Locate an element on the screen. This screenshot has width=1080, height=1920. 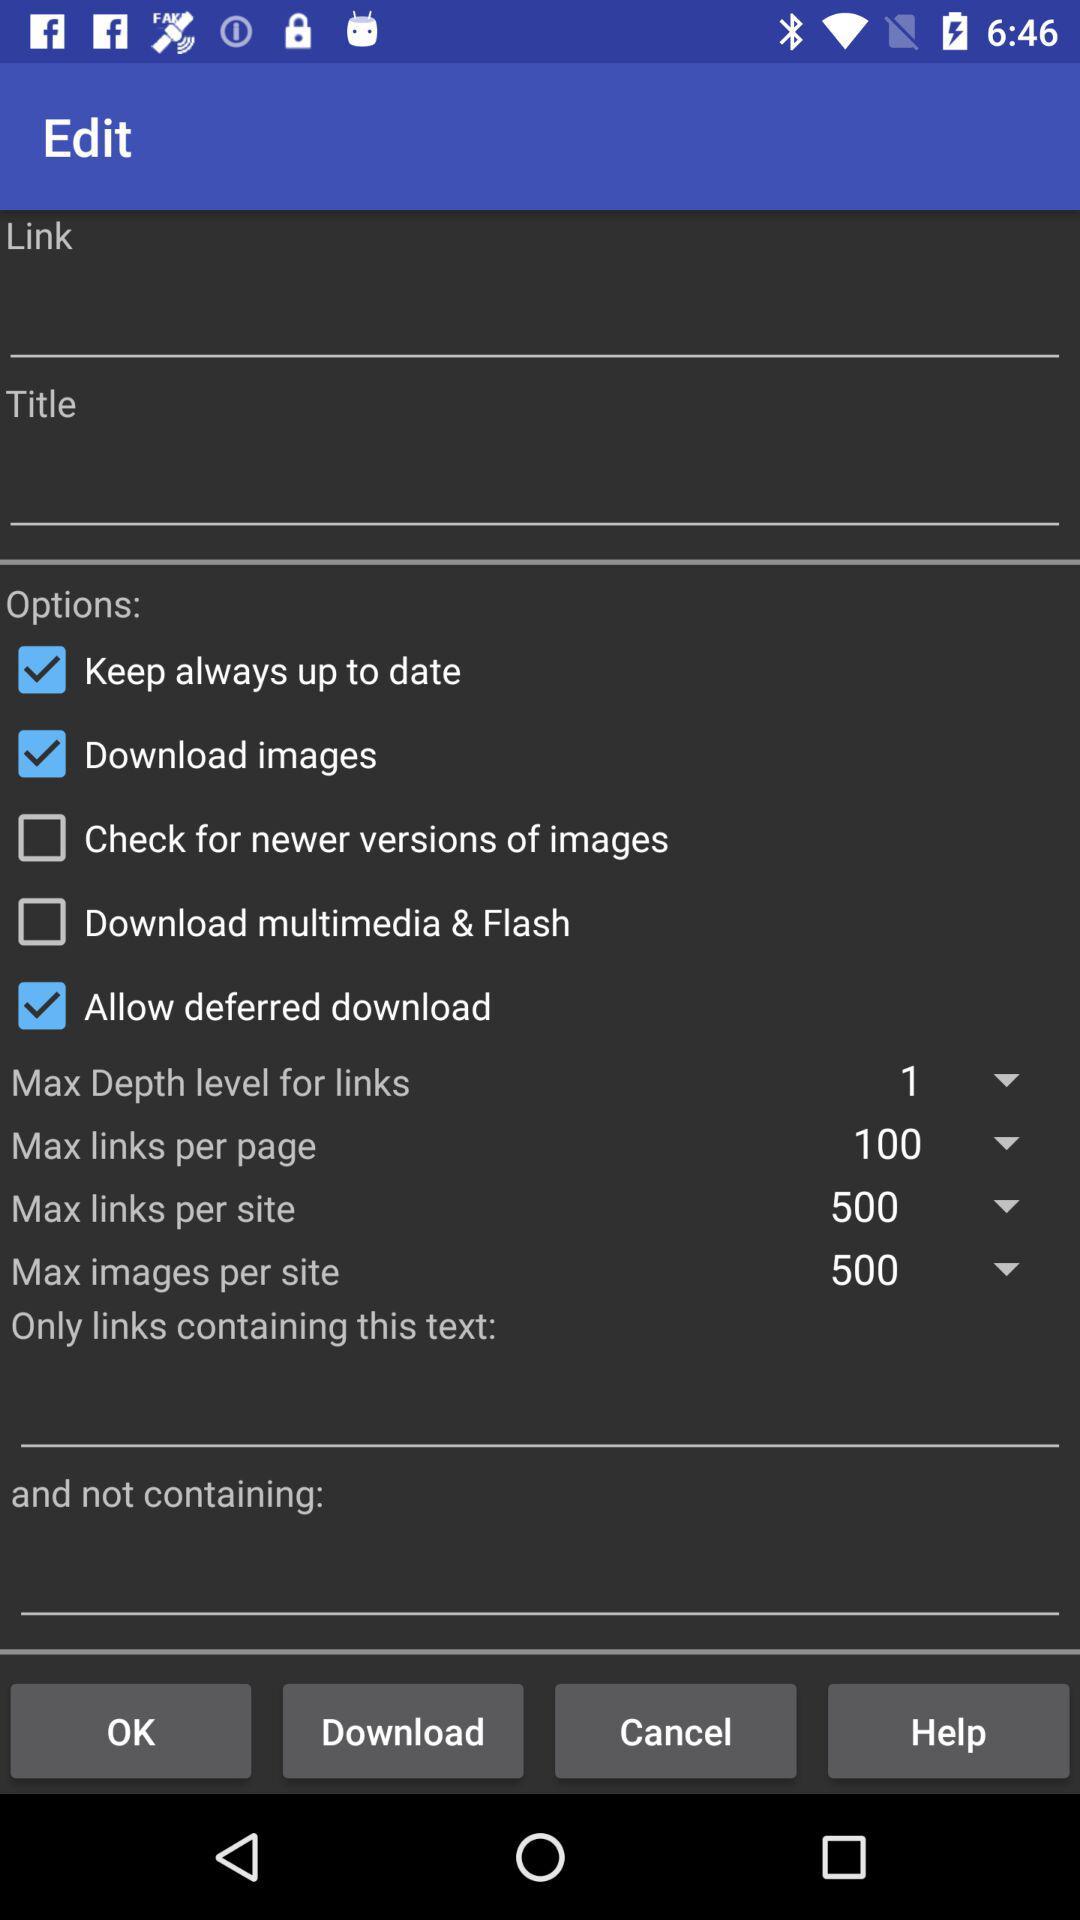
the download images item is located at coordinates (540, 752).